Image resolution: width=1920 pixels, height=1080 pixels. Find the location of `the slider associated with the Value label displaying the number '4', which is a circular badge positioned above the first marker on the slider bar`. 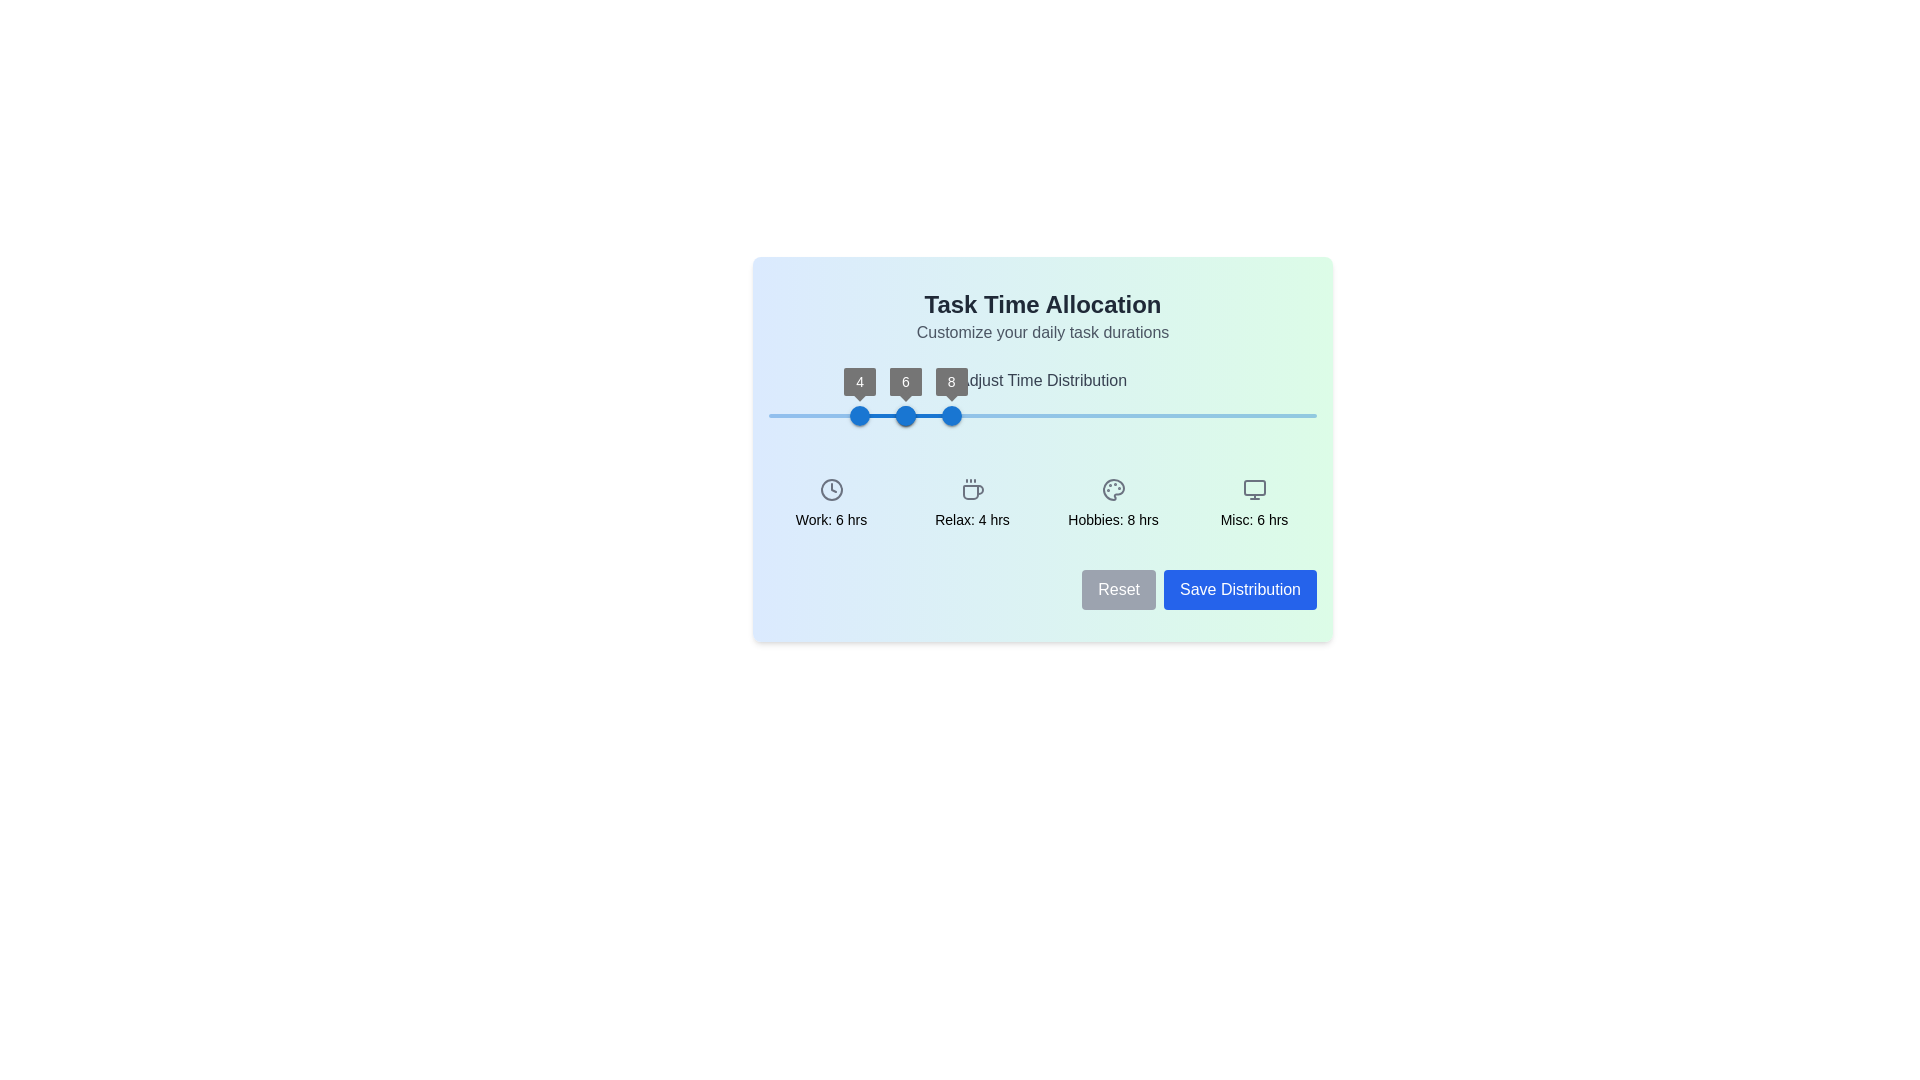

the slider associated with the Value label displaying the number '4', which is a circular badge positioned above the first marker on the slider bar is located at coordinates (860, 381).